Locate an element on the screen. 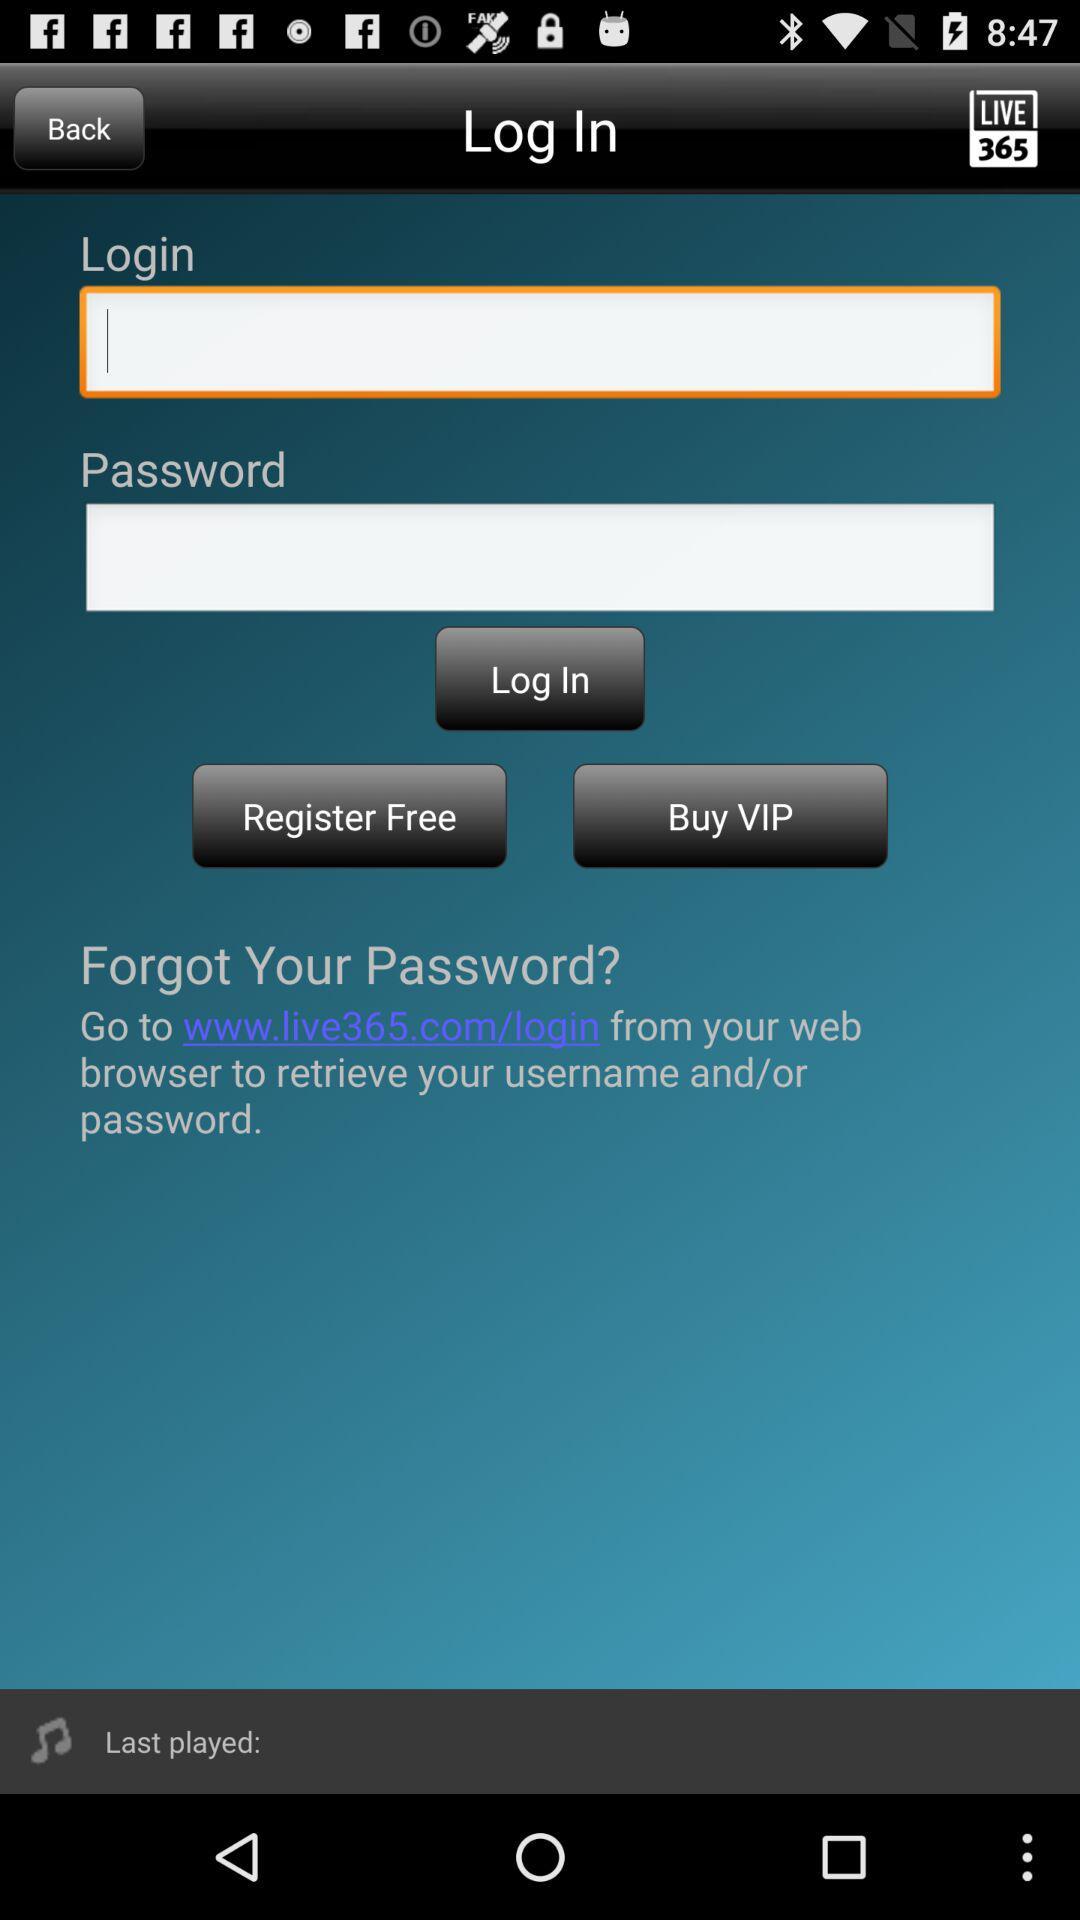 Image resolution: width=1080 pixels, height=1920 pixels. item below the forgot your password? item is located at coordinates (540, 1070).